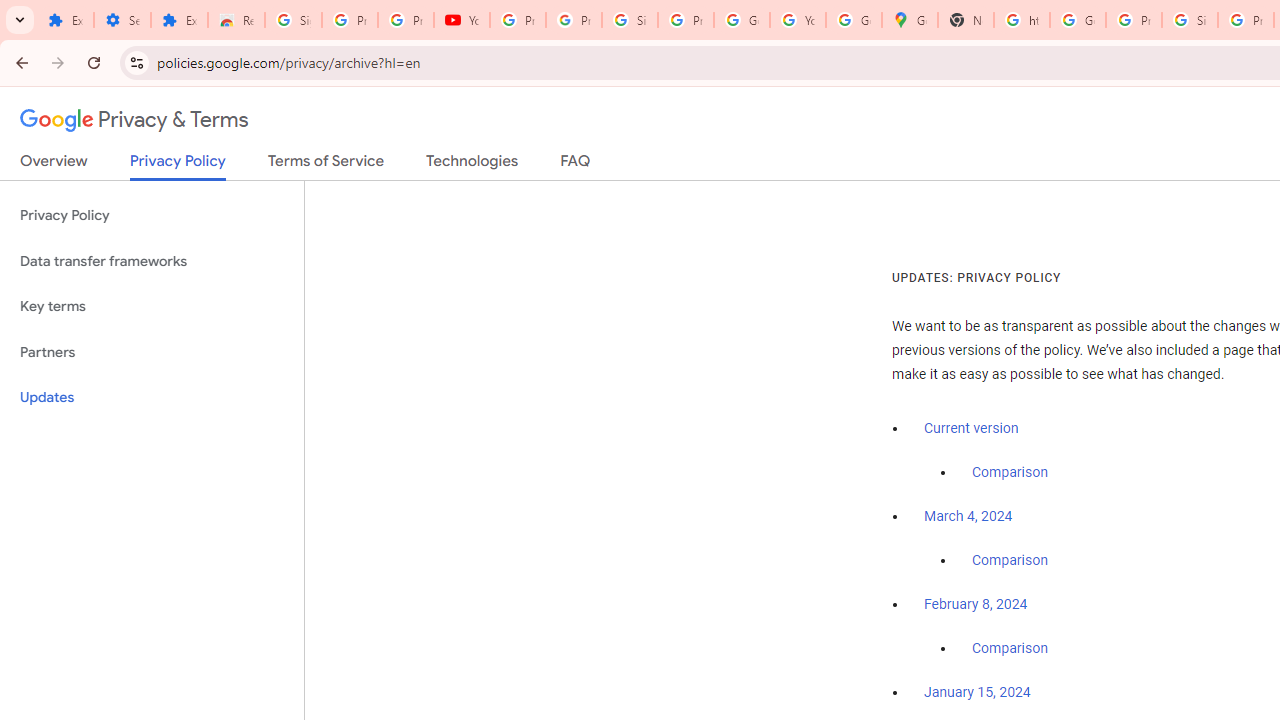 The height and width of the screenshot is (720, 1280). I want to click on 'February 8, 2024', so click(976, 604).